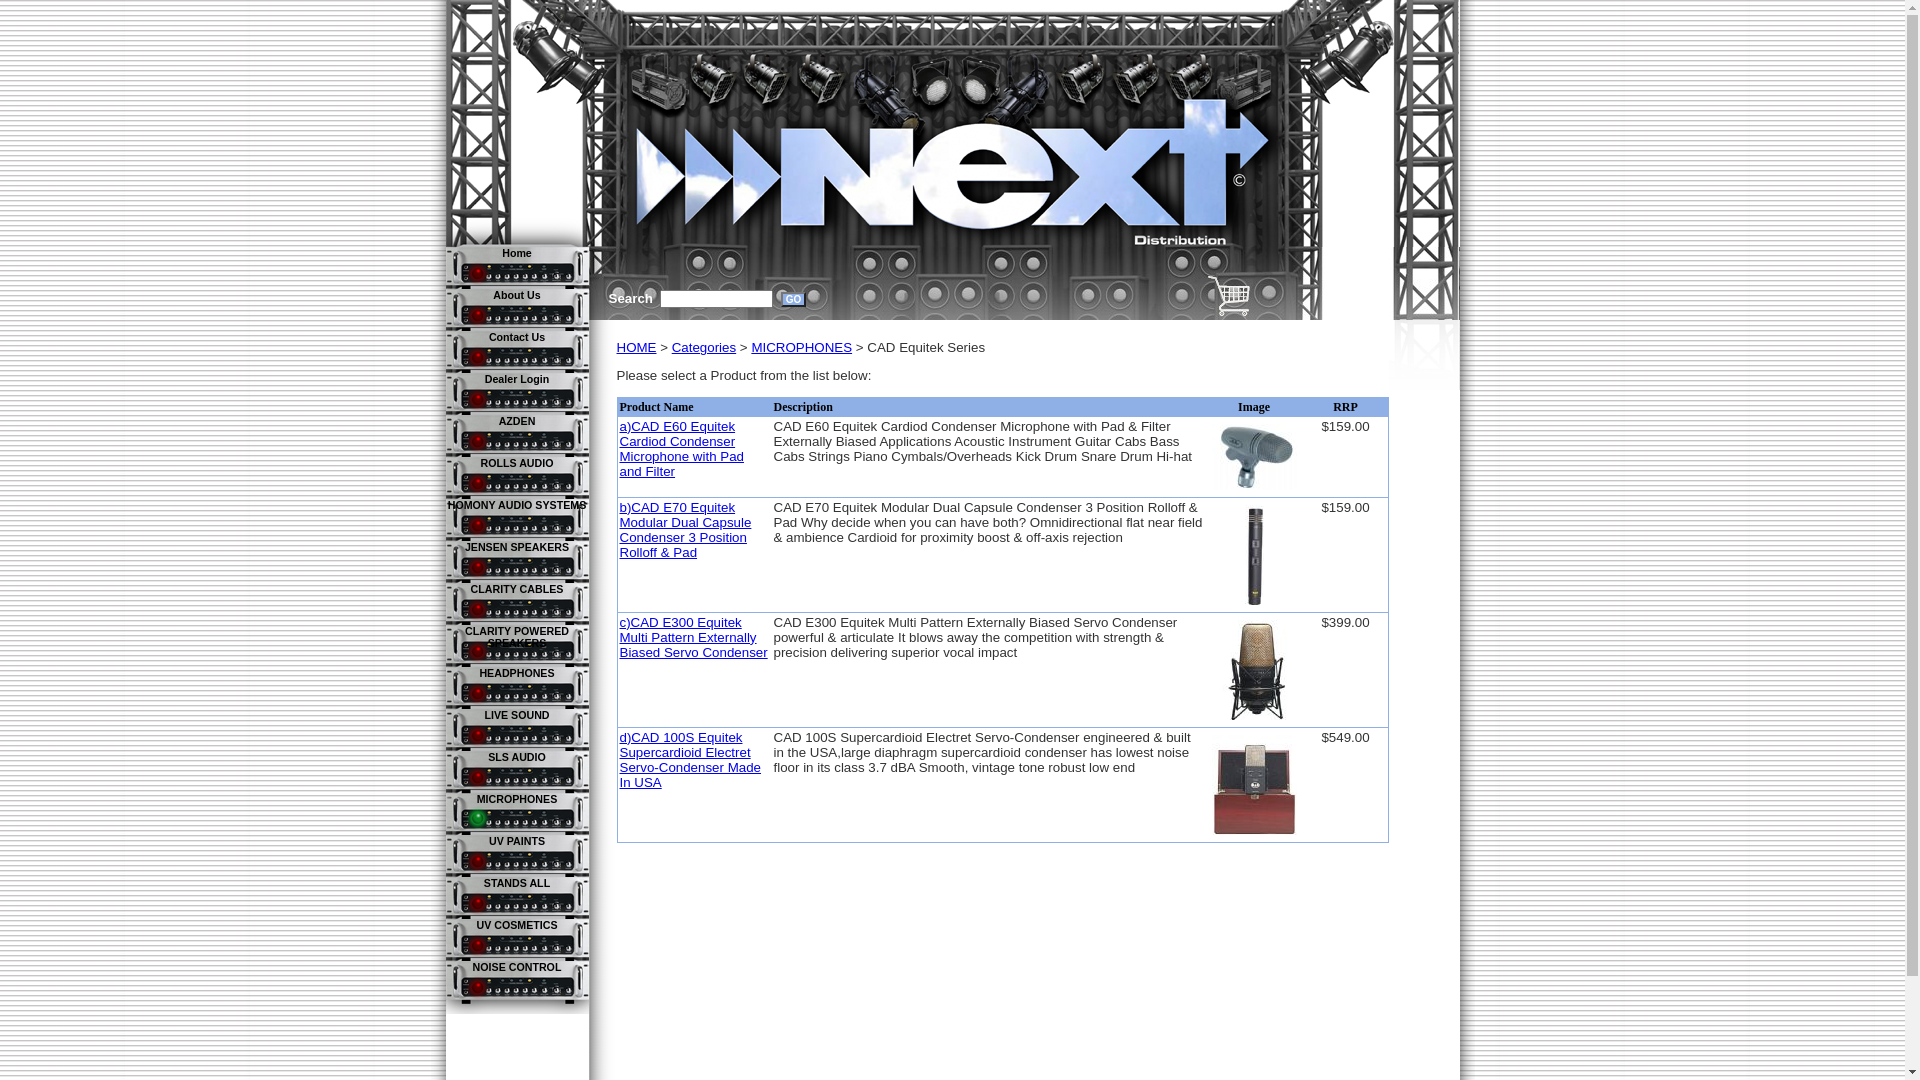 Image resolution: width=1920 pixels, height=1080 pixels. Describe the element at coordinates (517, 378) in the screenshot. I see `'Dealer Login'` at that location.